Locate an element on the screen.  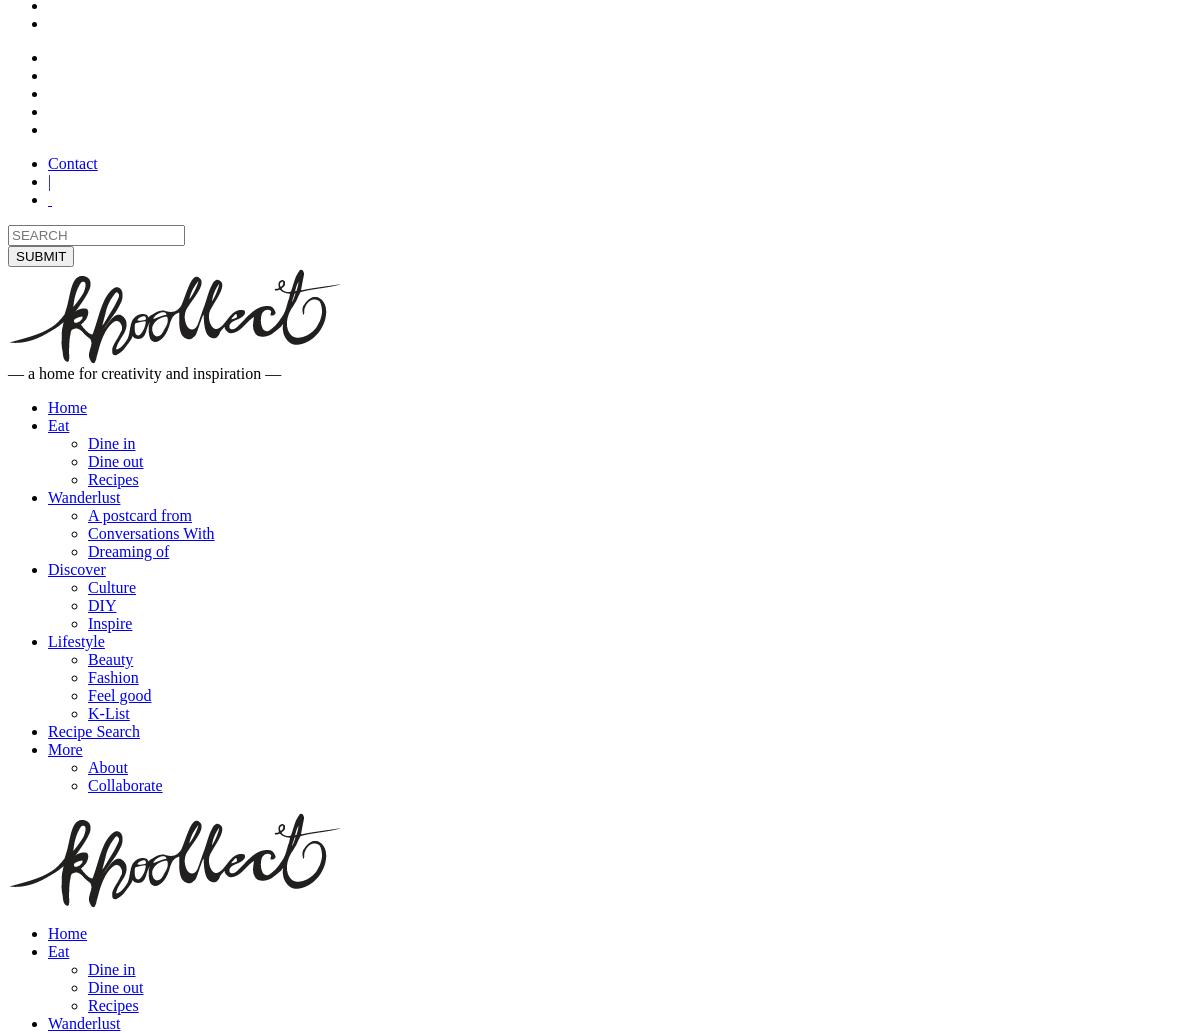
'Conversations With' is located at coordinates (87, 532).